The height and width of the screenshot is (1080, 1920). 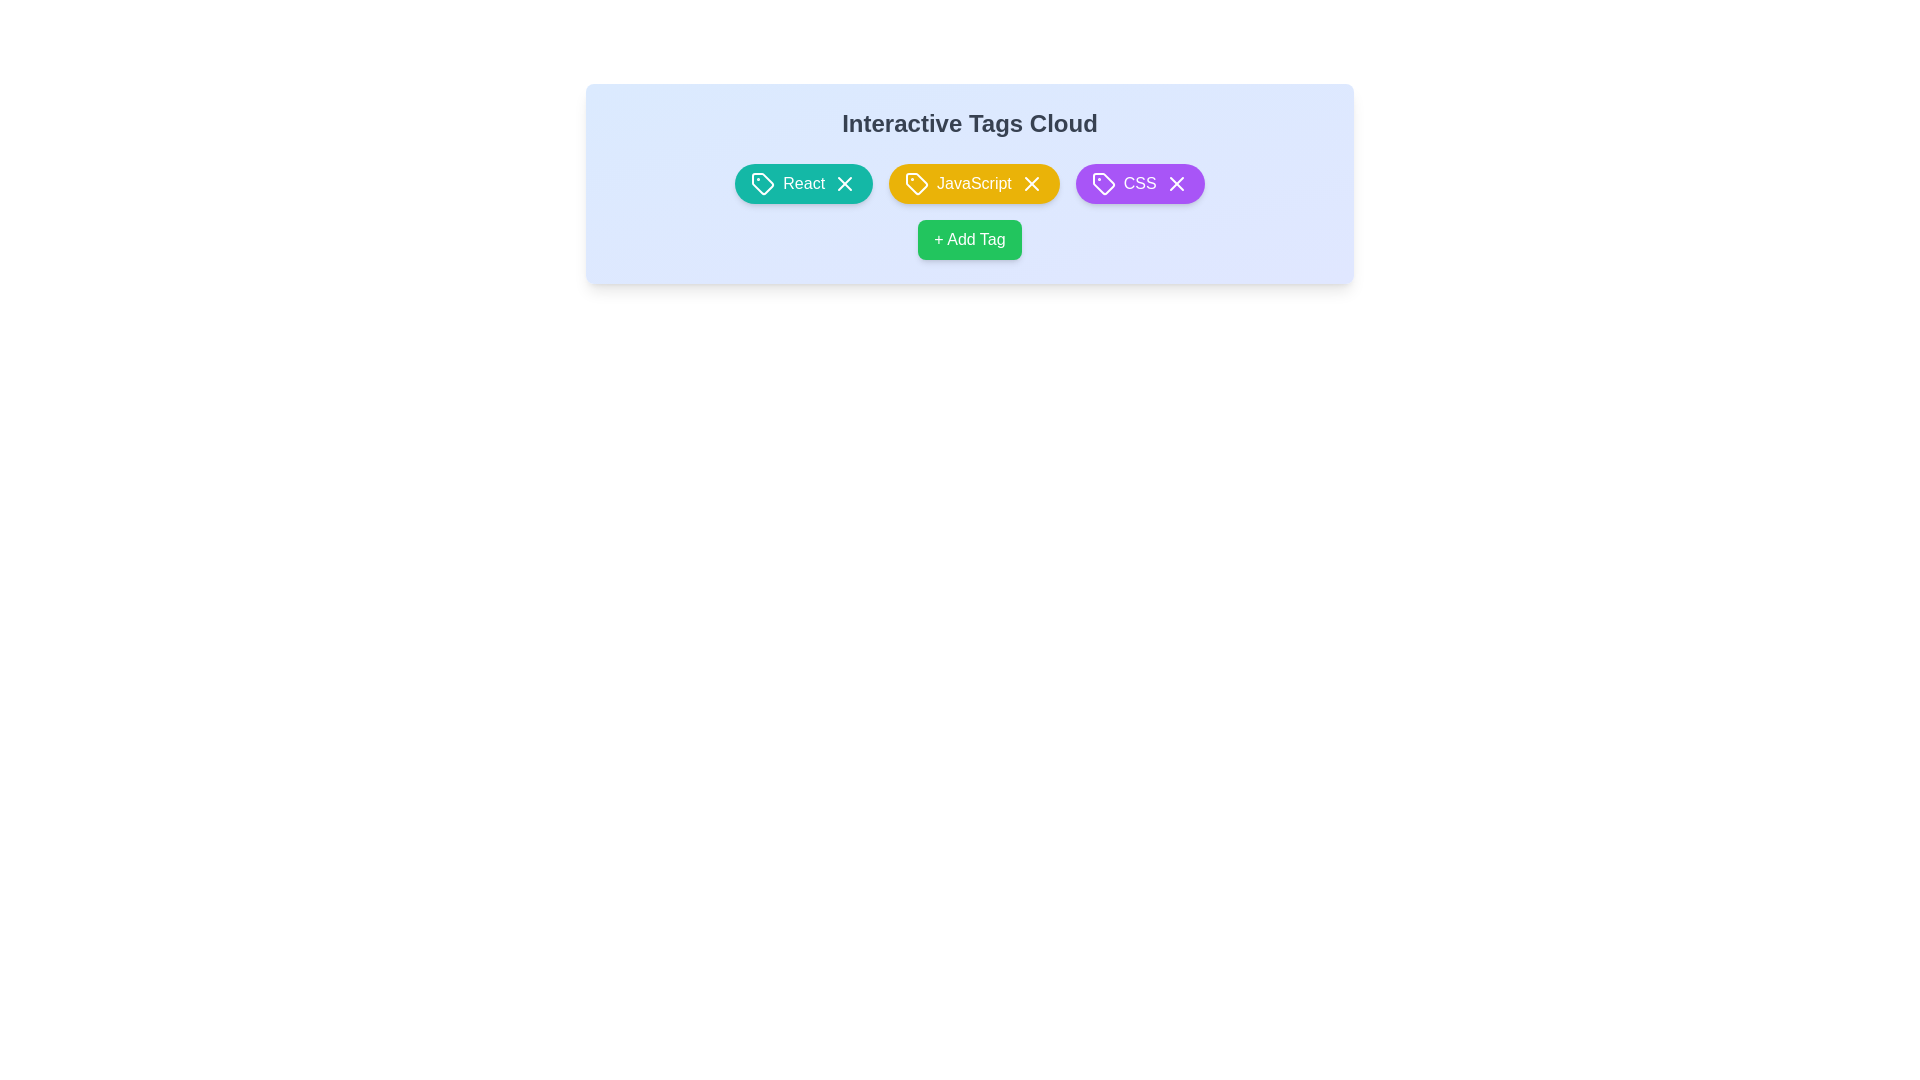 What do you see at coordinates (1140, 184) in the screenshot?
I see `the tag with label CSS to inspect its color and label` at bounding box center [1140, 184].